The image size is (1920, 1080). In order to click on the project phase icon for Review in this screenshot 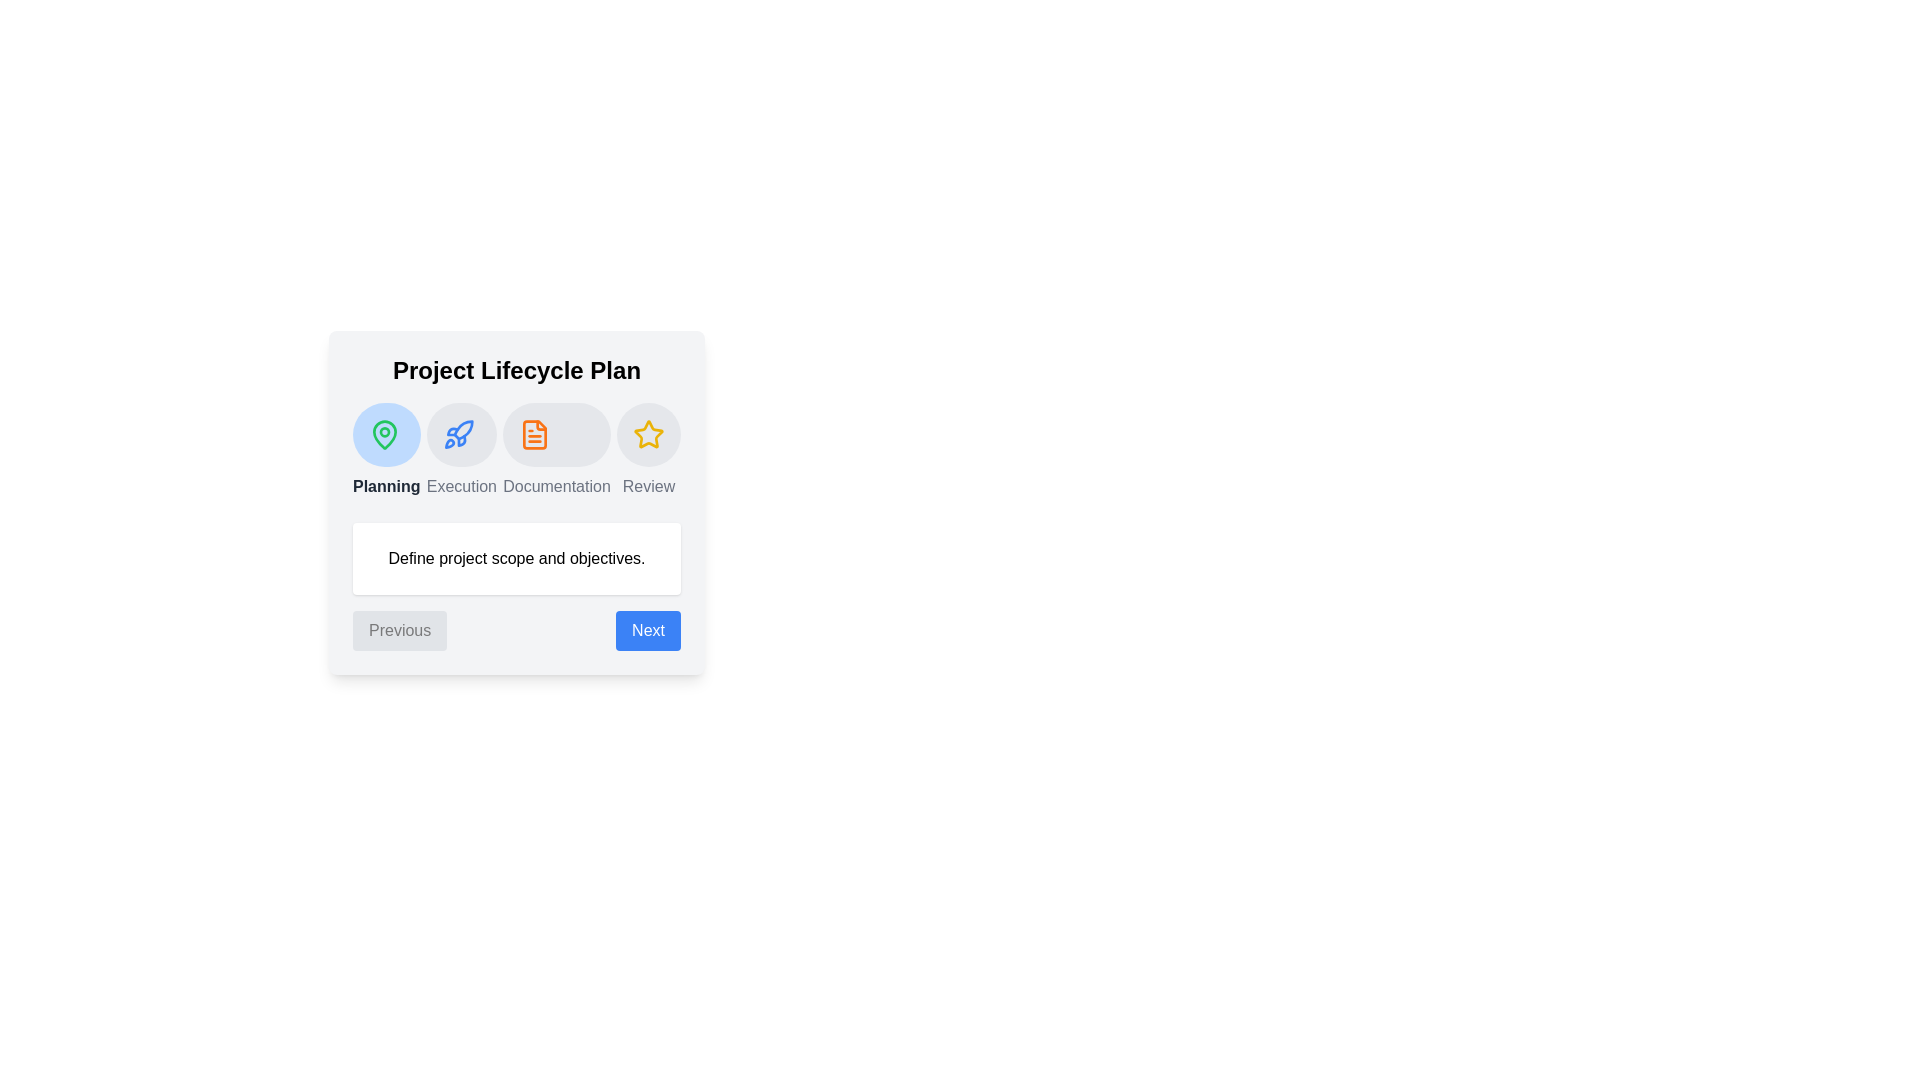, I will do `click(648, 434)`.